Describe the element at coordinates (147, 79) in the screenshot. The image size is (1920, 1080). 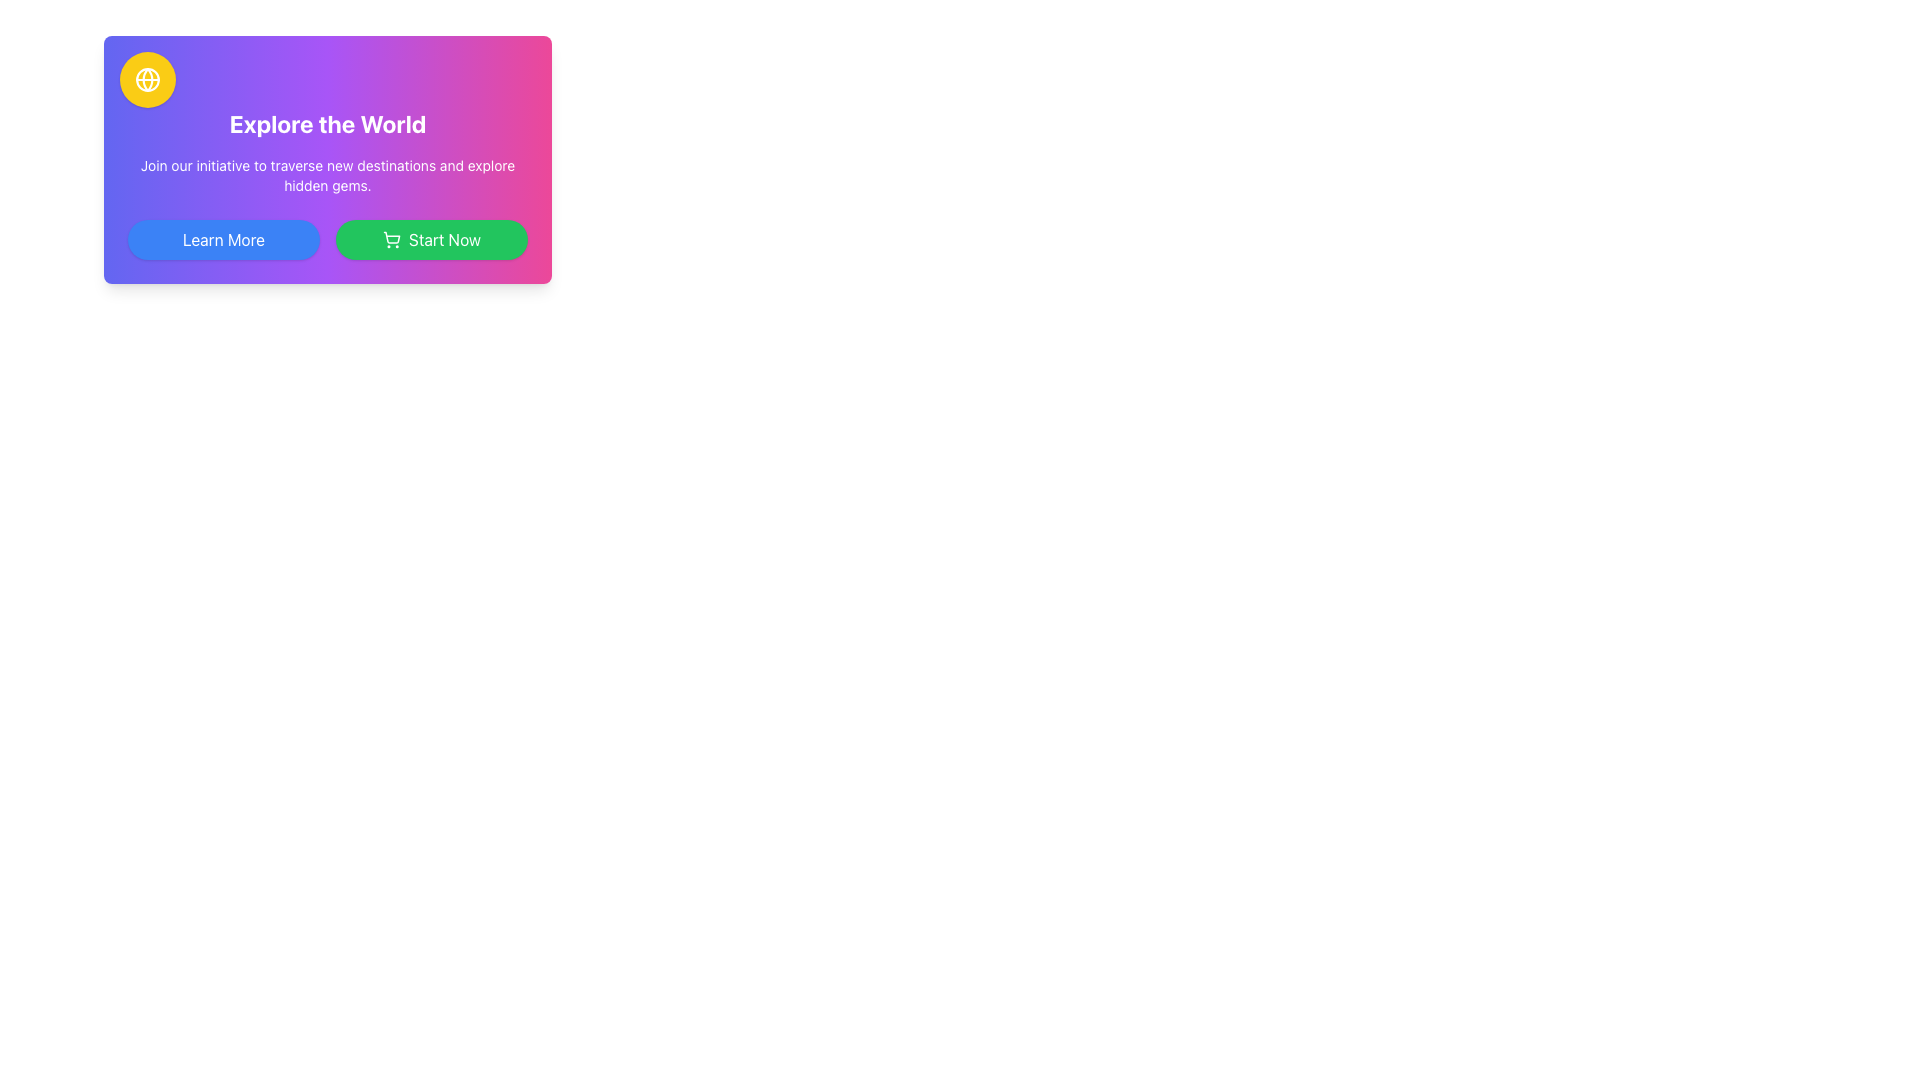
I see `the globe icon located at the upper-left corner of the brightly colored card, which features a gradient background and is aligned near the text 'Explore the World'` at that location.